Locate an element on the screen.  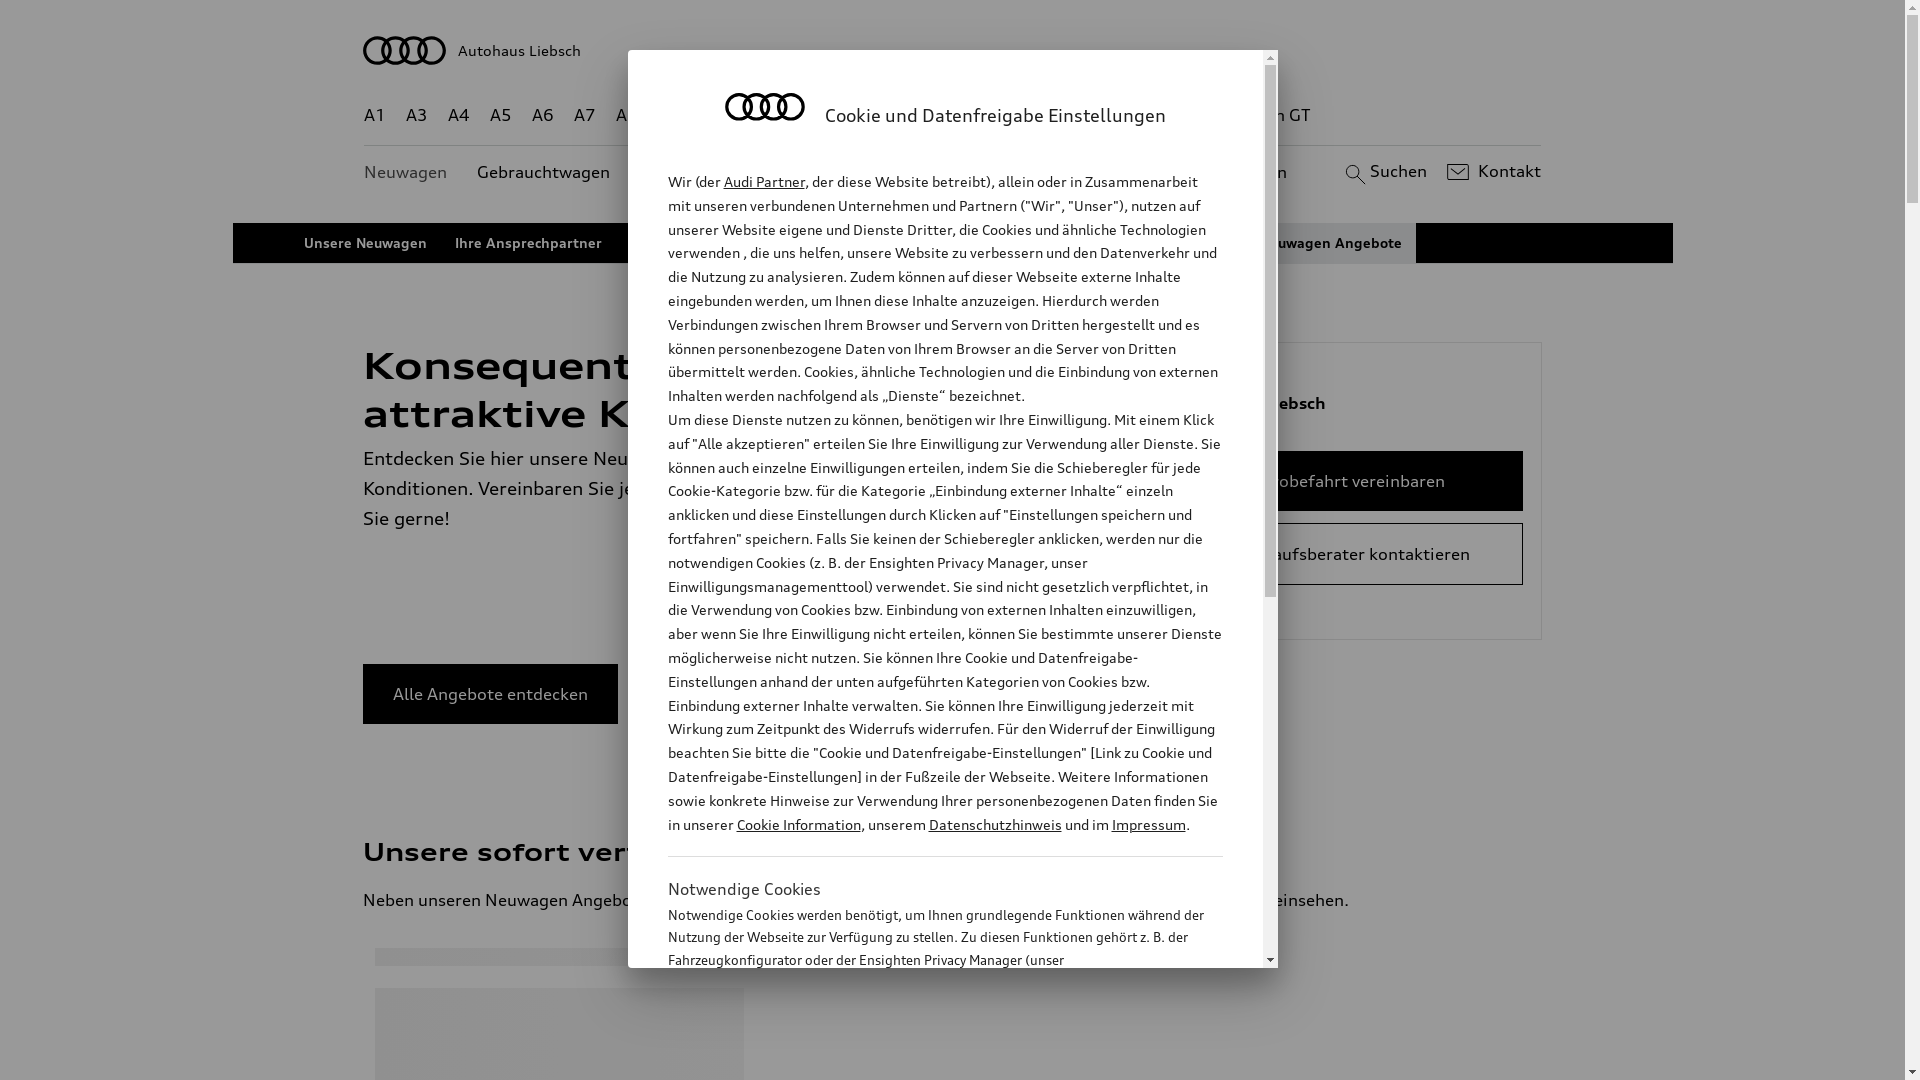
'Unsere Neuwagen' is located at coordinates (288, 242).